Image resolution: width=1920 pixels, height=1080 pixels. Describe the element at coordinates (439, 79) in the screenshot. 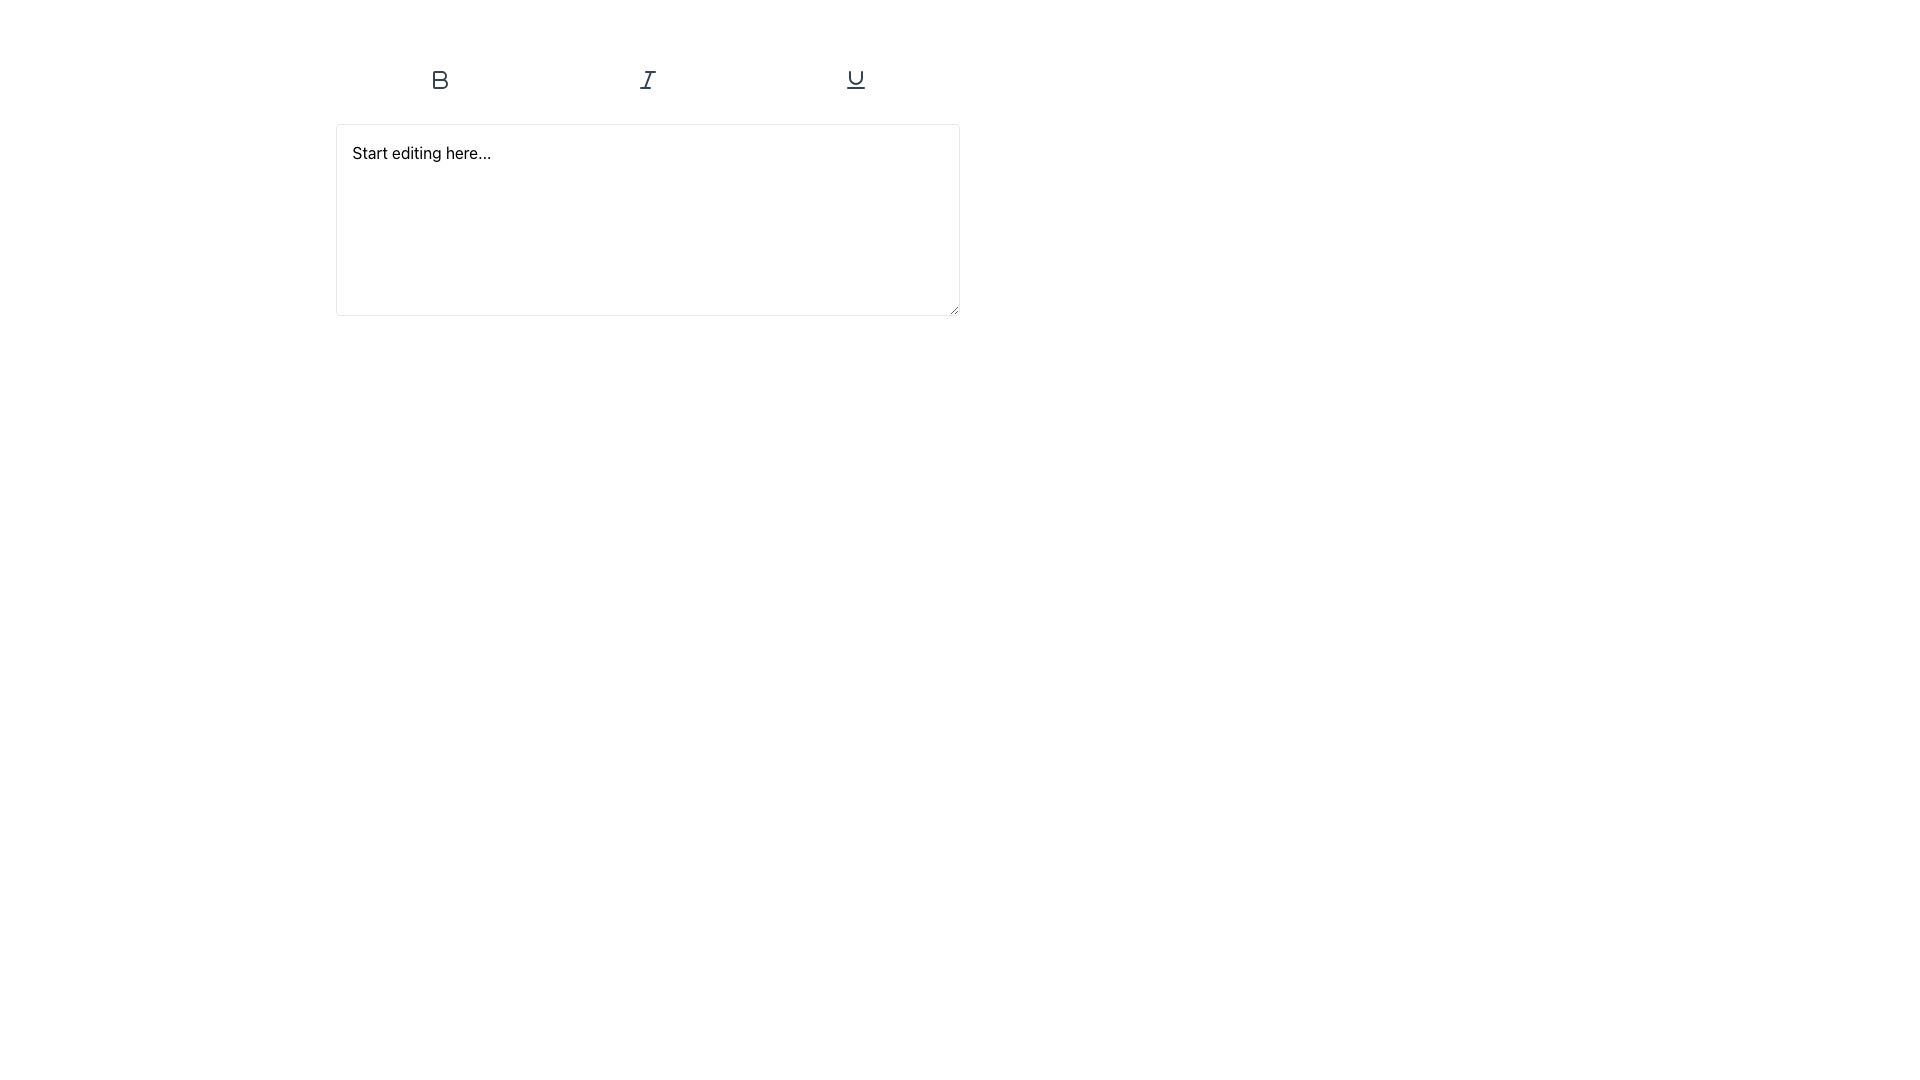

I see `the bold icon button located at the leftmost position in the formatting toolbar` at that location.